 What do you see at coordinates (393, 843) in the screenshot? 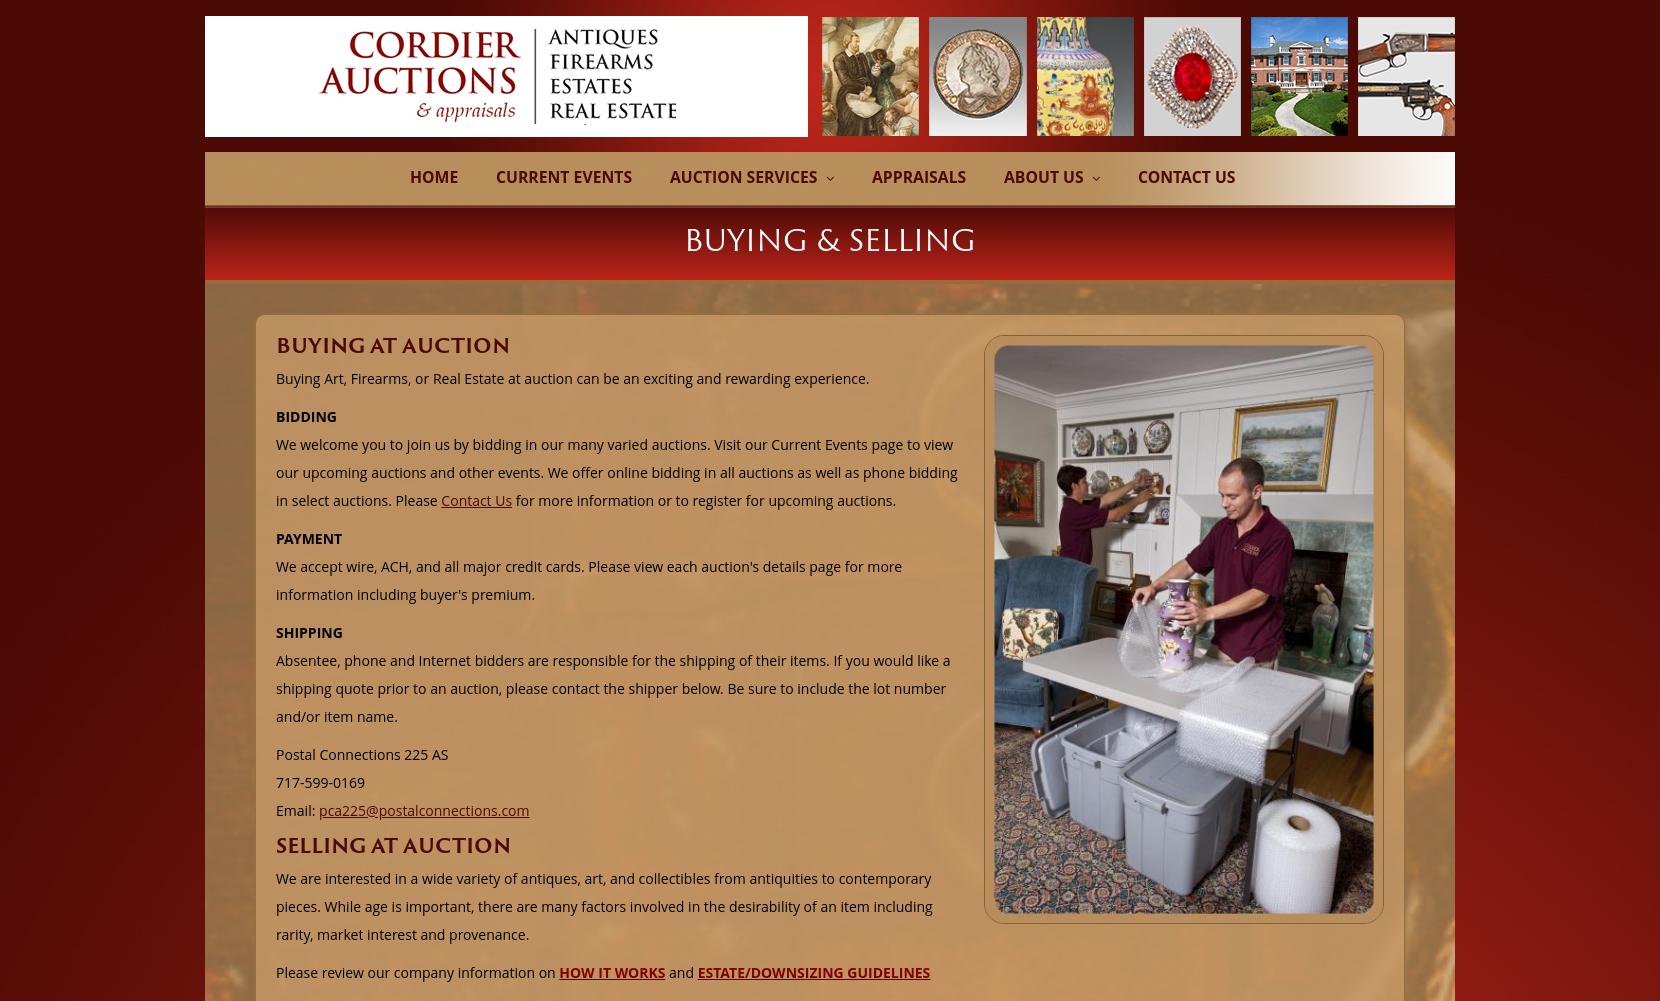
I see `'SELLING AT AUCTION'` at bounding box center [393, 843].